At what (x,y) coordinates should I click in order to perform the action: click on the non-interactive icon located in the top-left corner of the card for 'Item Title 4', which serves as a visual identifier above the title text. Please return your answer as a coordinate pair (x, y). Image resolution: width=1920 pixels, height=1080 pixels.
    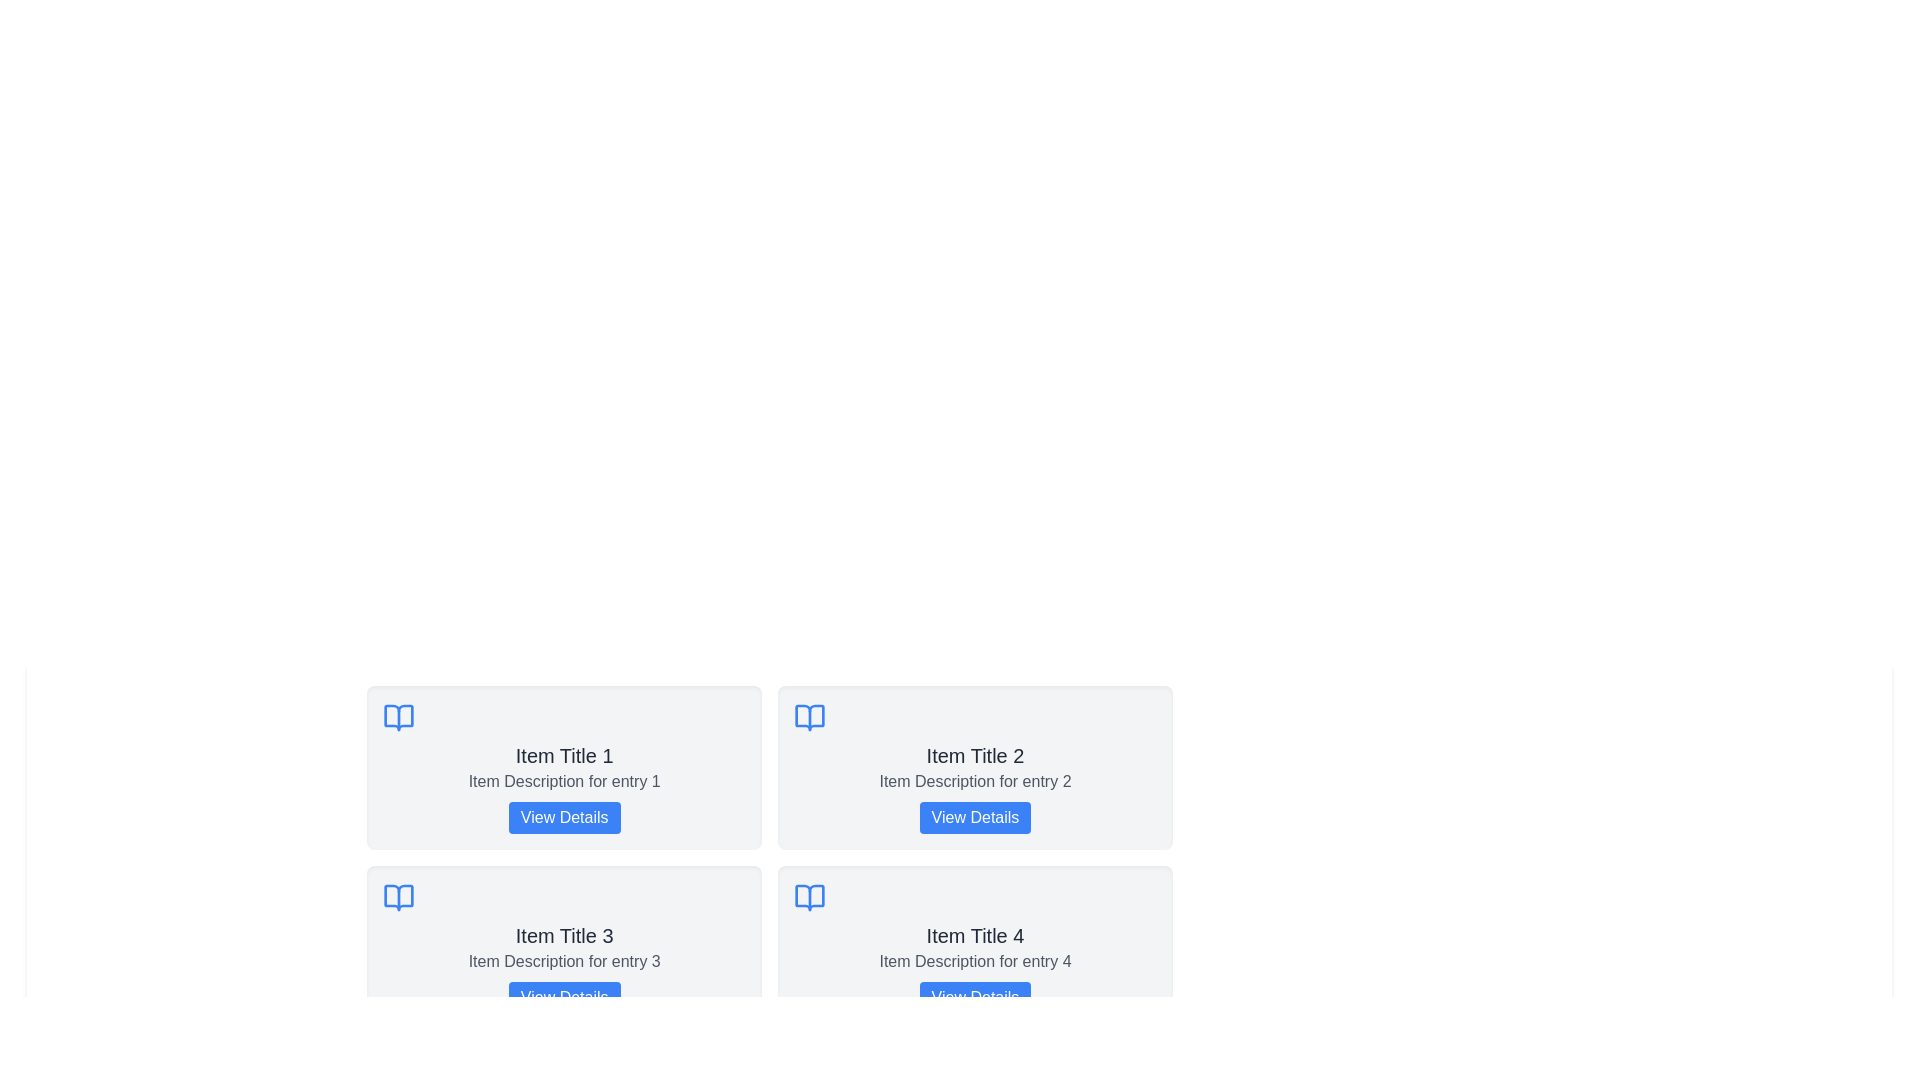
    Looking at the image, I should click on (810, 897).